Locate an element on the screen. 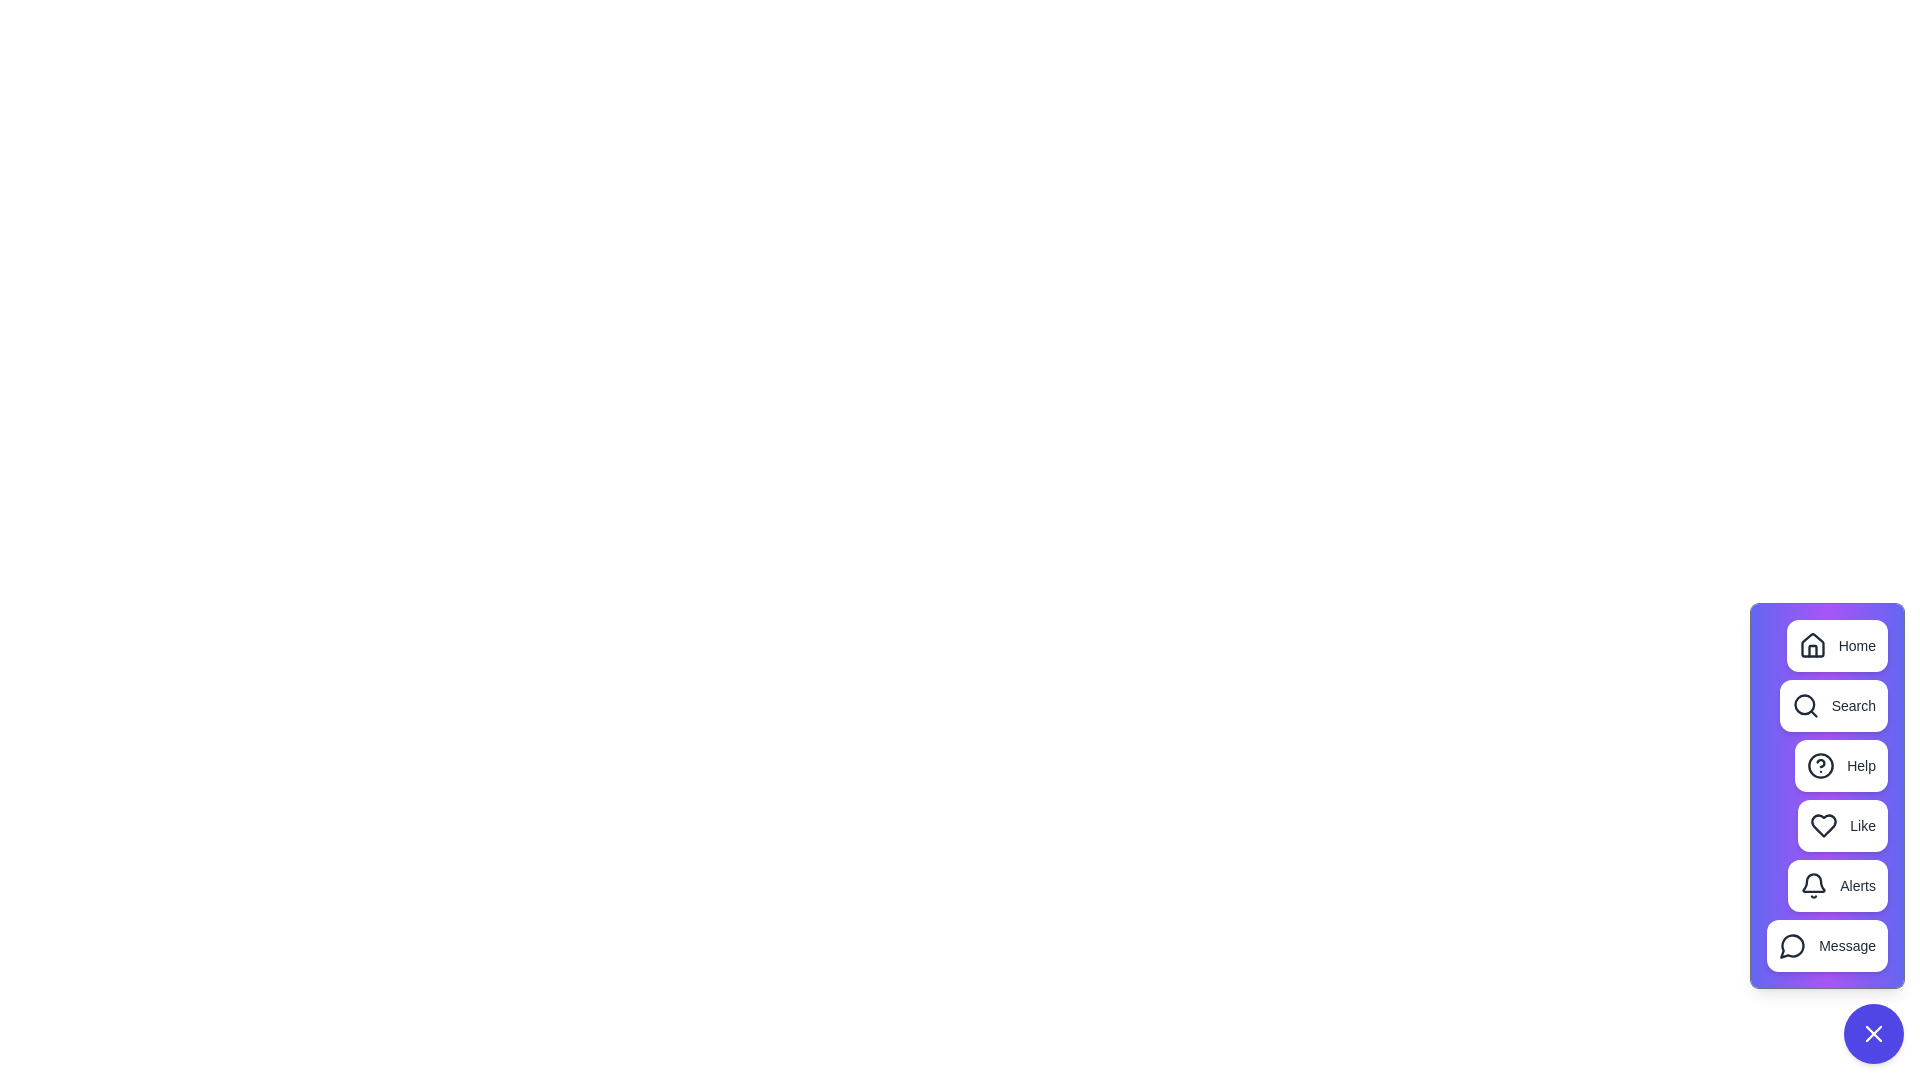 Image resolution: width=1920 pixels, height=1080 pixels. toggle button at the bottom-right corner to toggle the menu open or closed is located at coordinates (1872, 1033).